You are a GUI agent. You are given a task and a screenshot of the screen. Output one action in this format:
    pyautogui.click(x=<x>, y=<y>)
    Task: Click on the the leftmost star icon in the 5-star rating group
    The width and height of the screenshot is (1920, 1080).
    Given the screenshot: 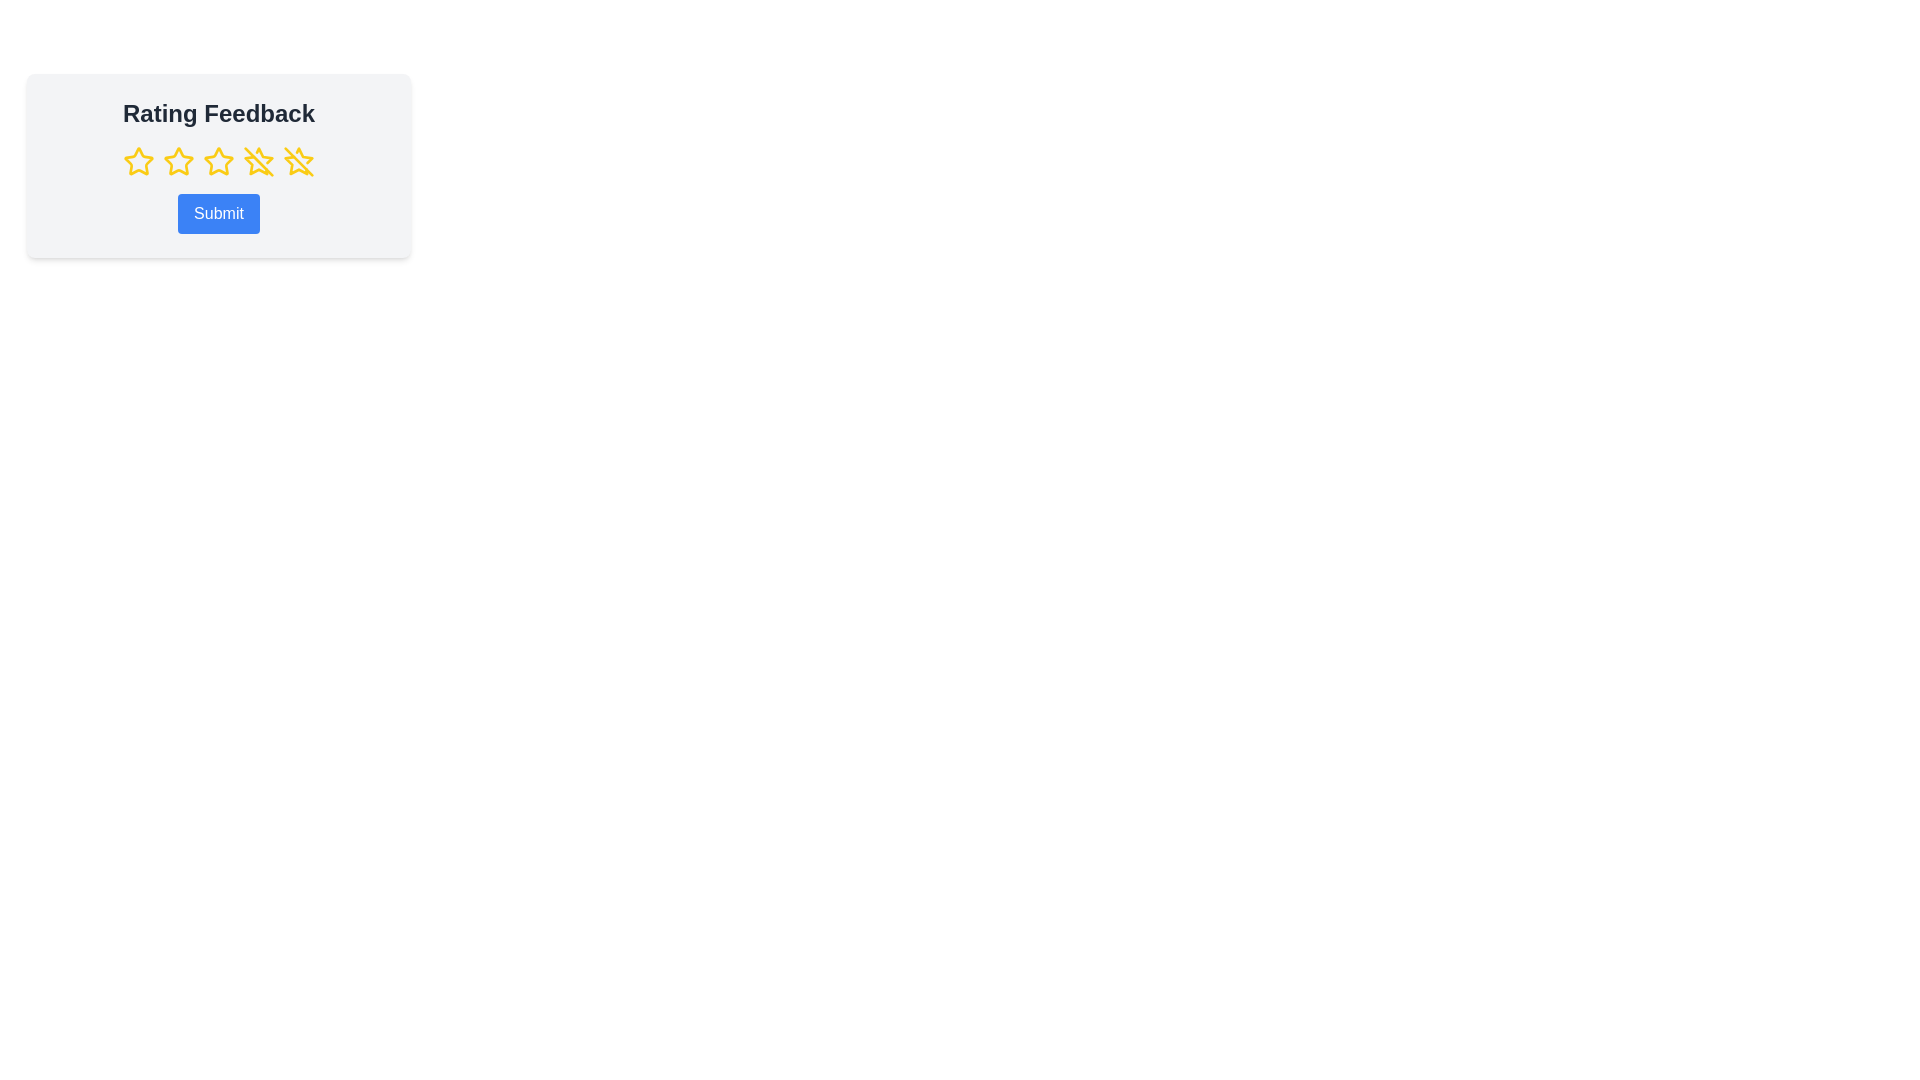 What is the action you would take?
    pyautogui.click(x=138, y=161)
    